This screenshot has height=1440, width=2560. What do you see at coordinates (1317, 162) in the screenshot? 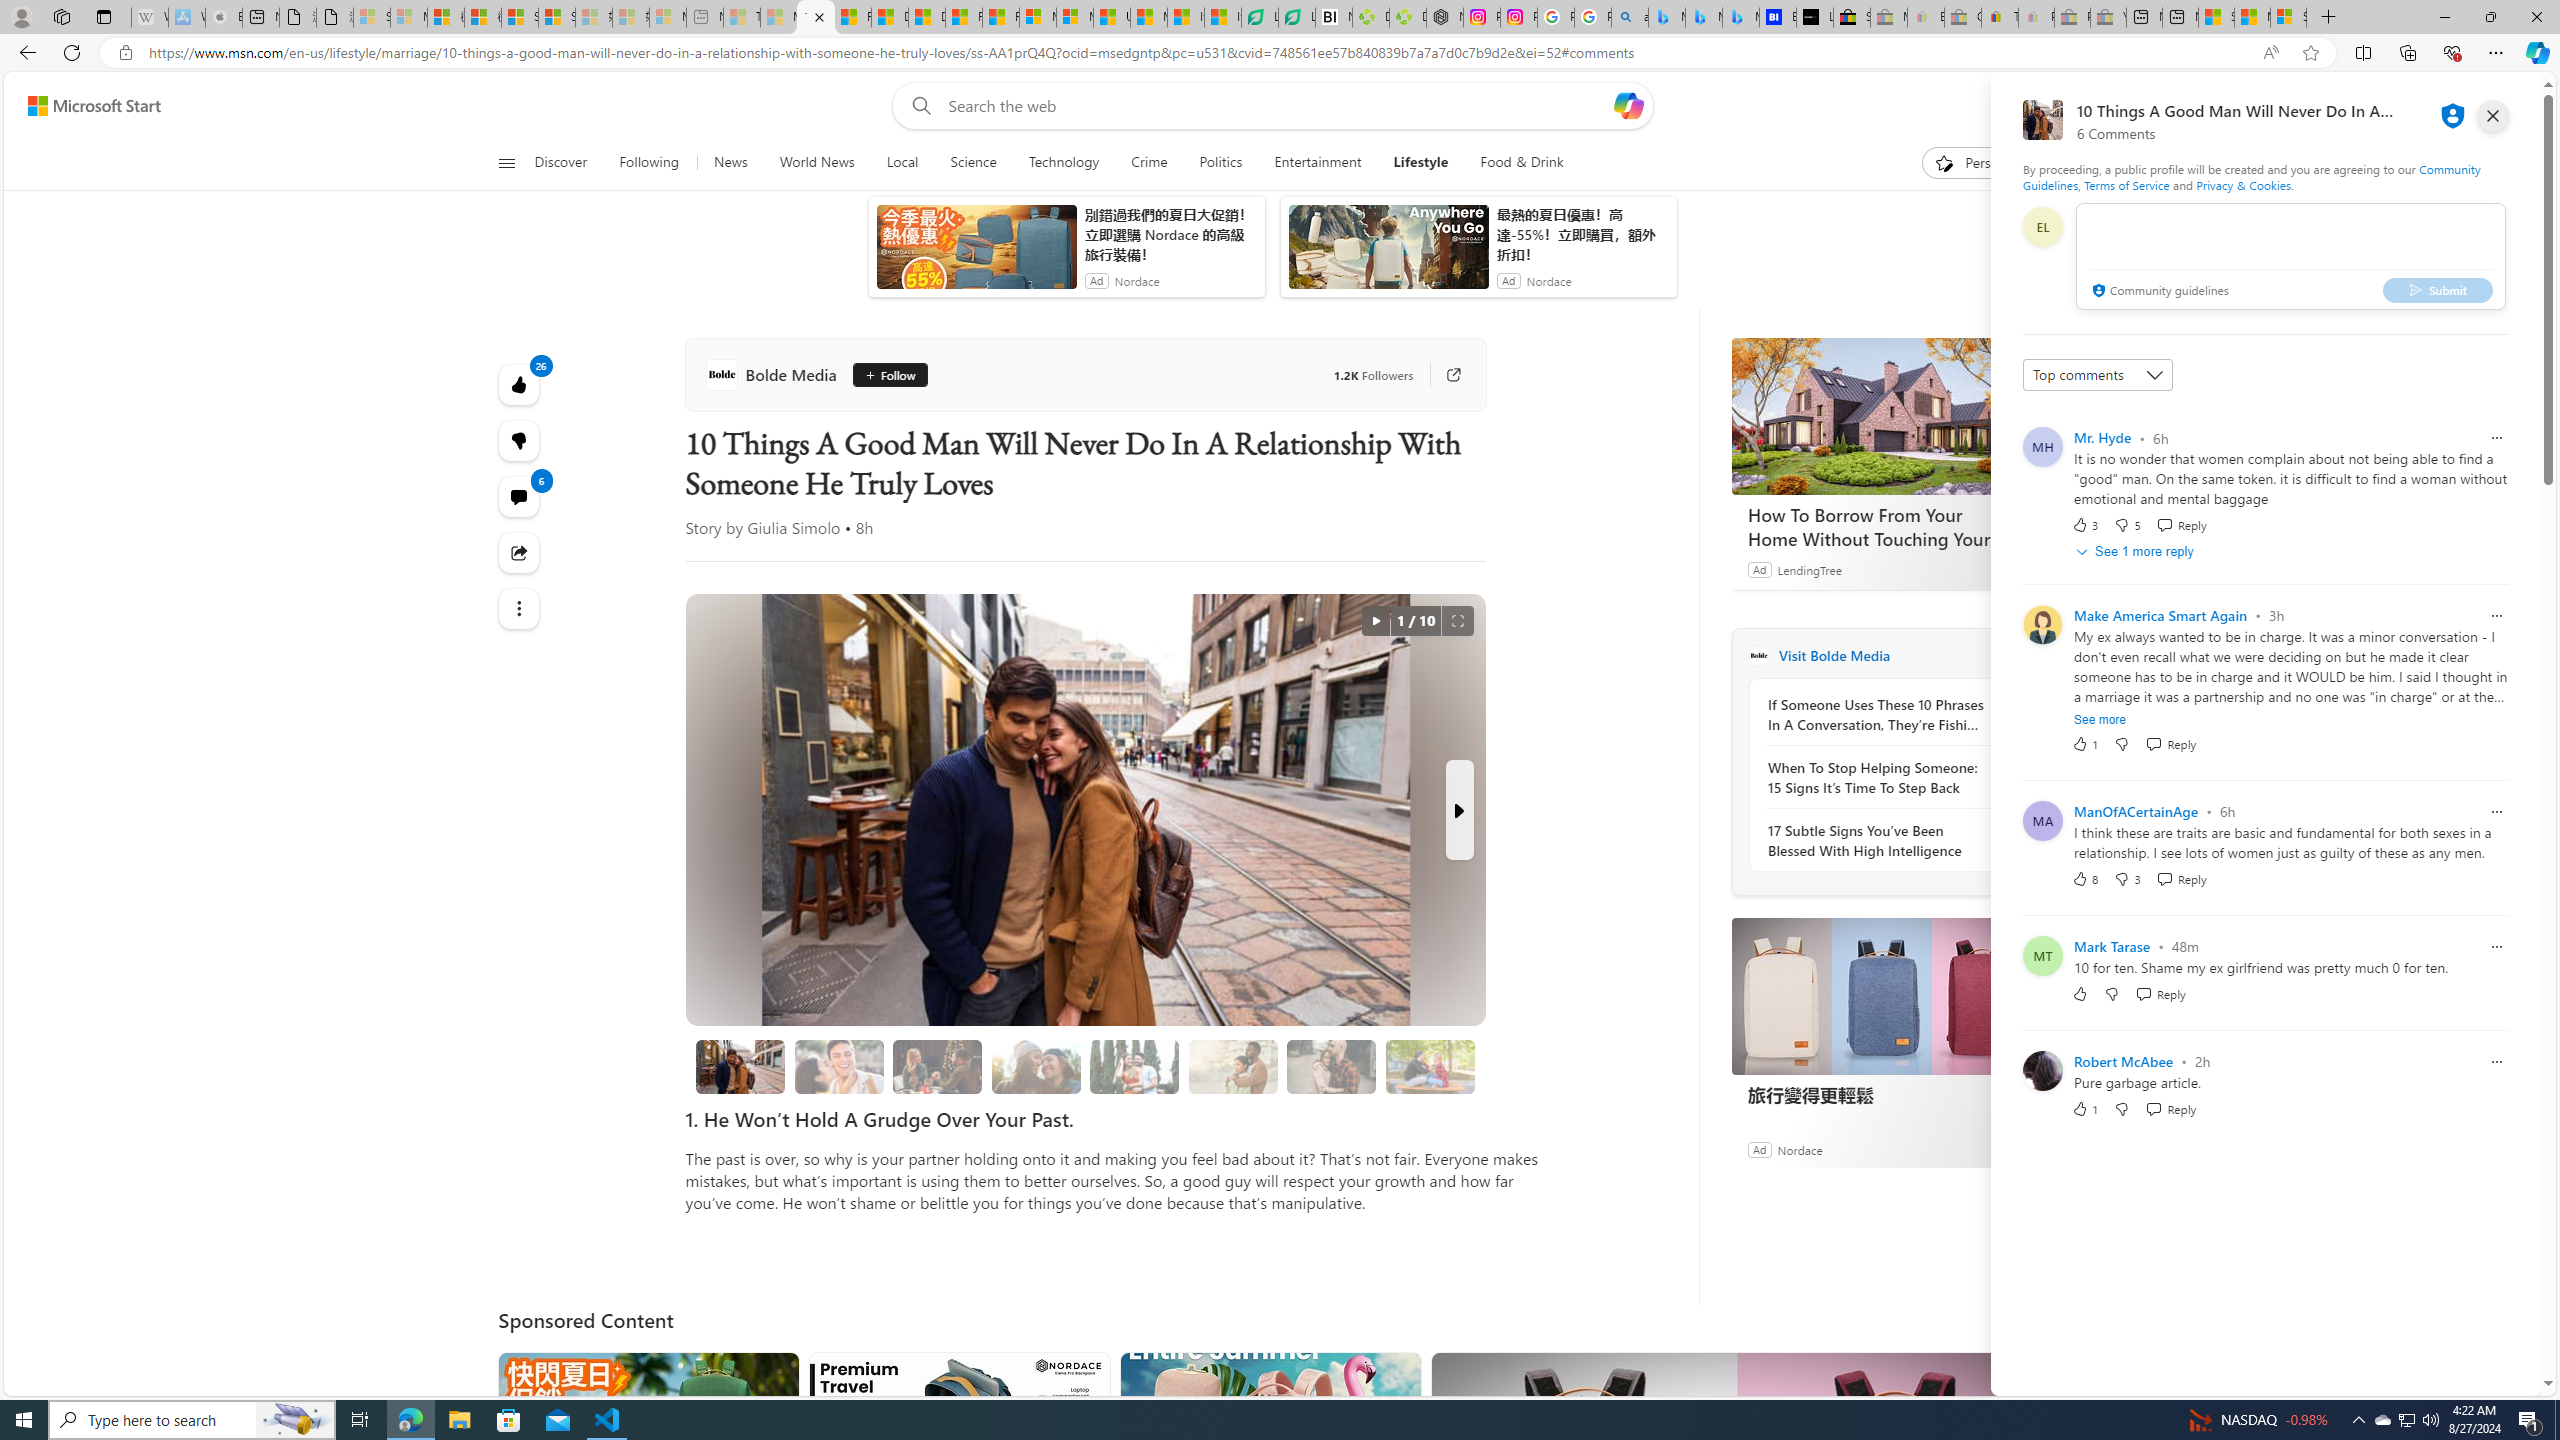
I see `'Entertainment'` at bounding box center [1317, 162].